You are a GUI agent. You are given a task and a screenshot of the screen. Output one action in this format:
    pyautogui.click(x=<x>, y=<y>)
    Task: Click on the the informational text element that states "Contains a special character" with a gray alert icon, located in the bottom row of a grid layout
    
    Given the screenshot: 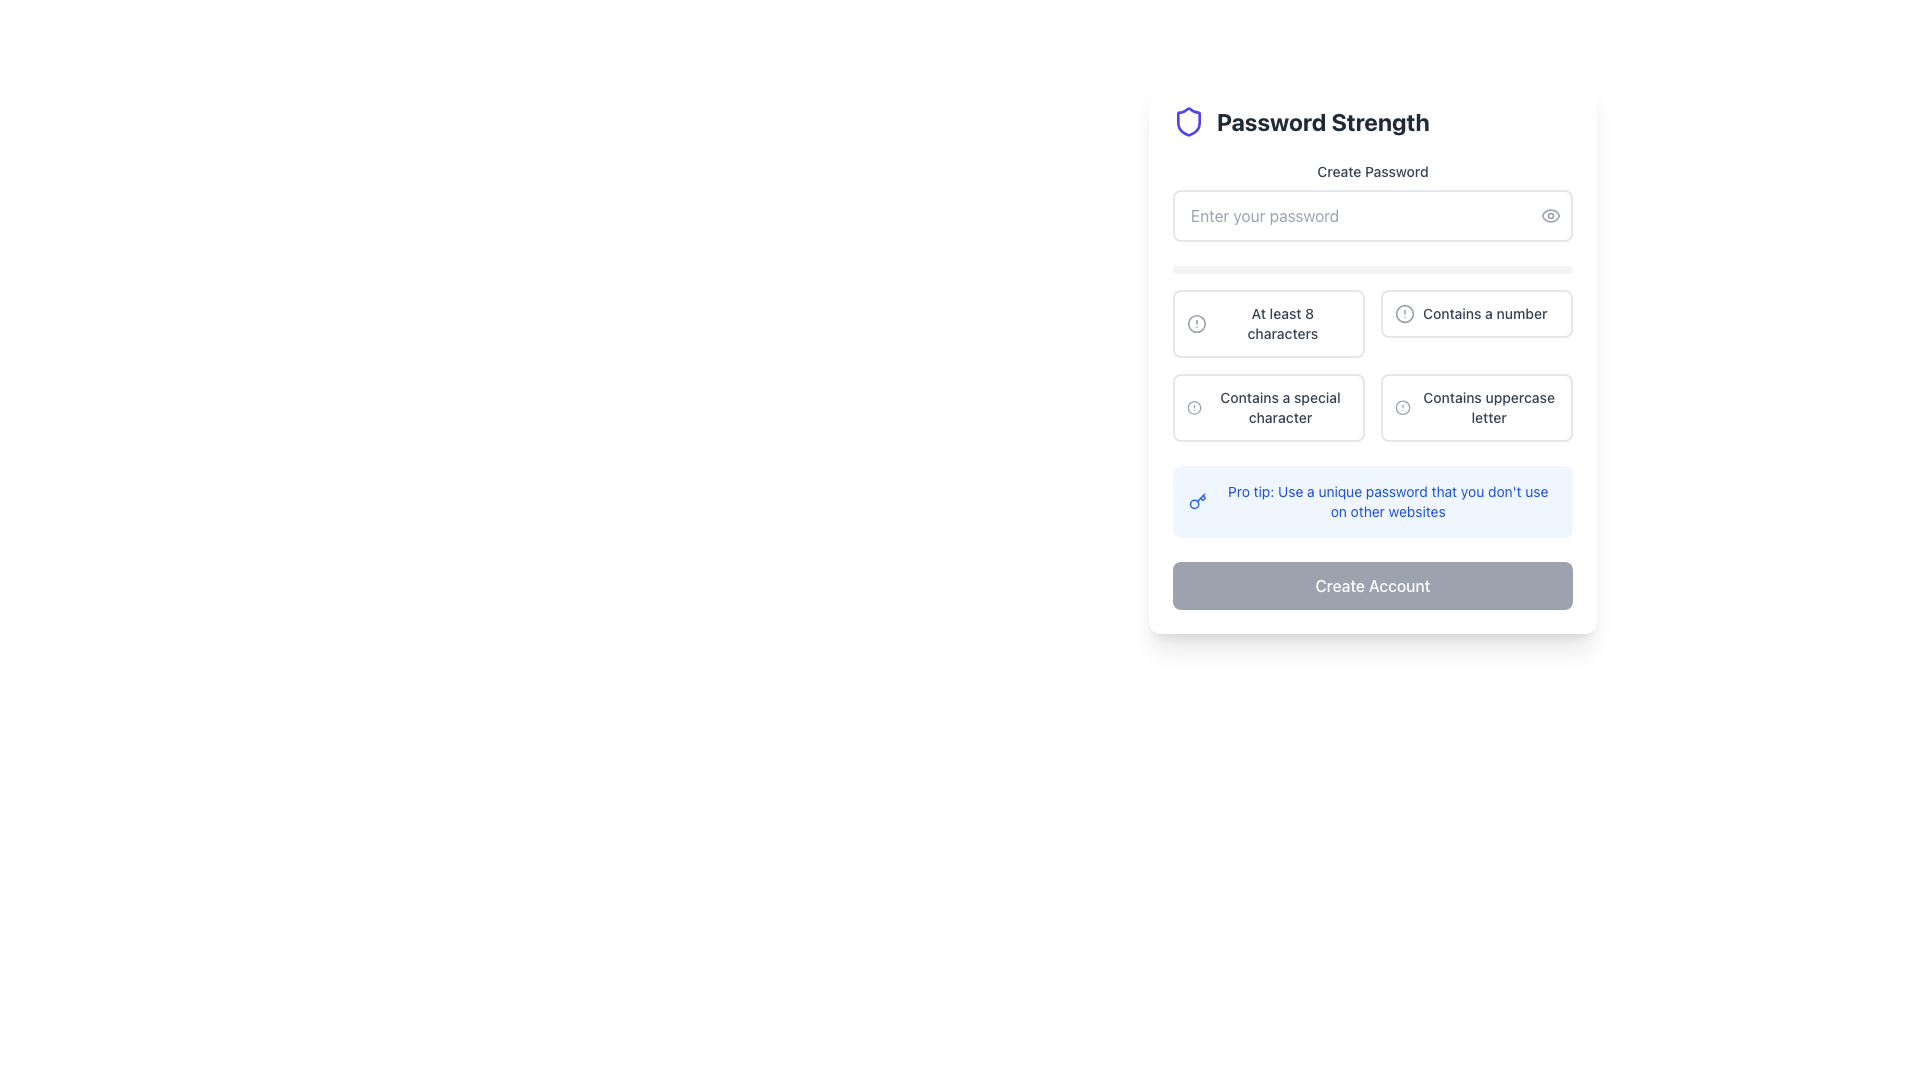 What is the action you would take?
    pyautogui.click(x=1267, y=407)
    